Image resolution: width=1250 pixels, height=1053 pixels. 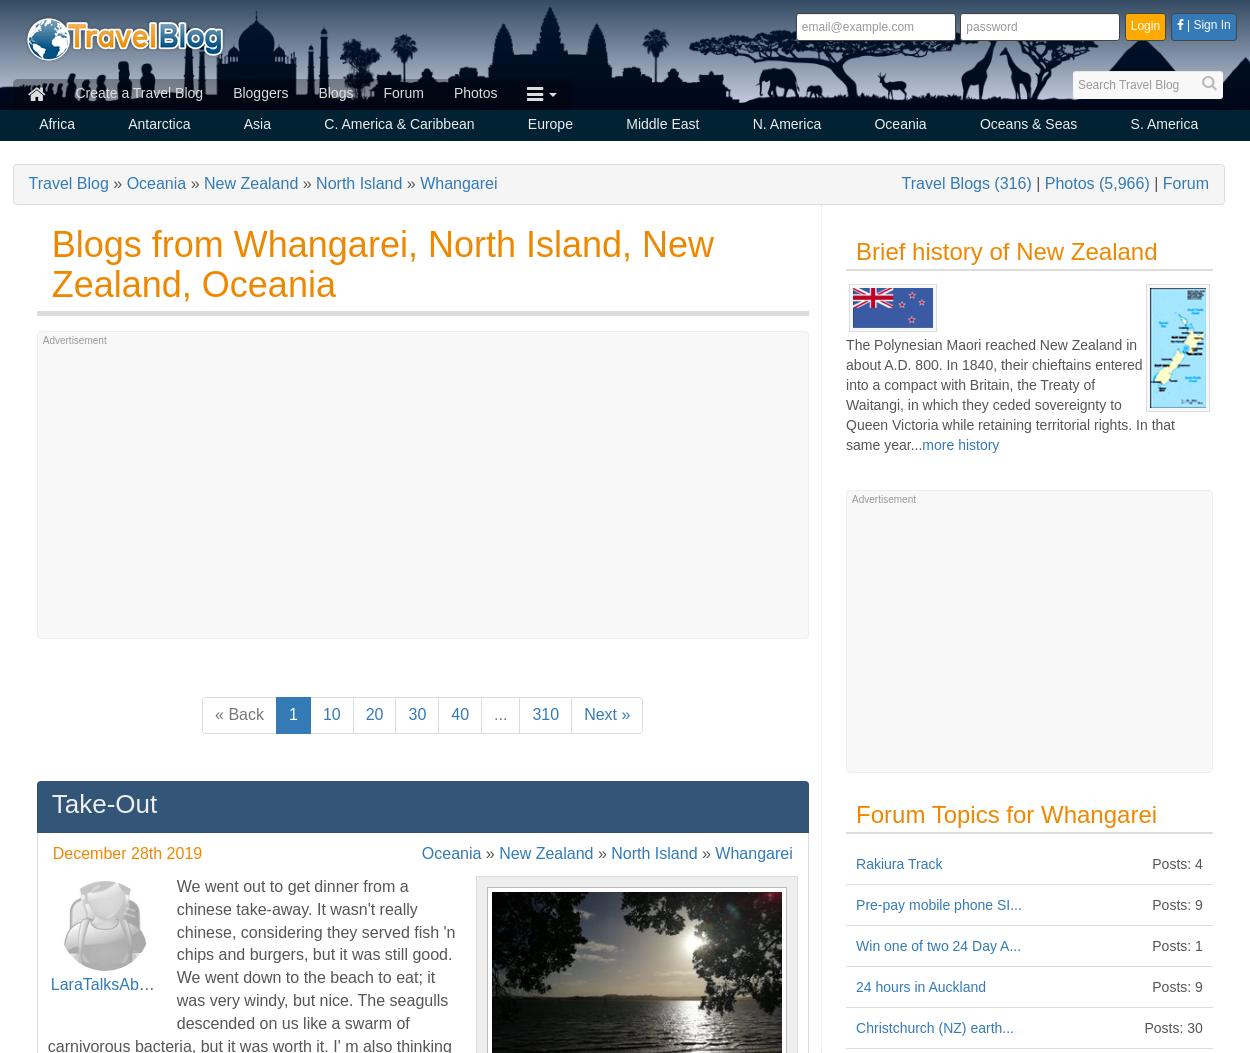 I want to click on 'Christchurch (NZ) earth...', so click(x=855, y=1027).